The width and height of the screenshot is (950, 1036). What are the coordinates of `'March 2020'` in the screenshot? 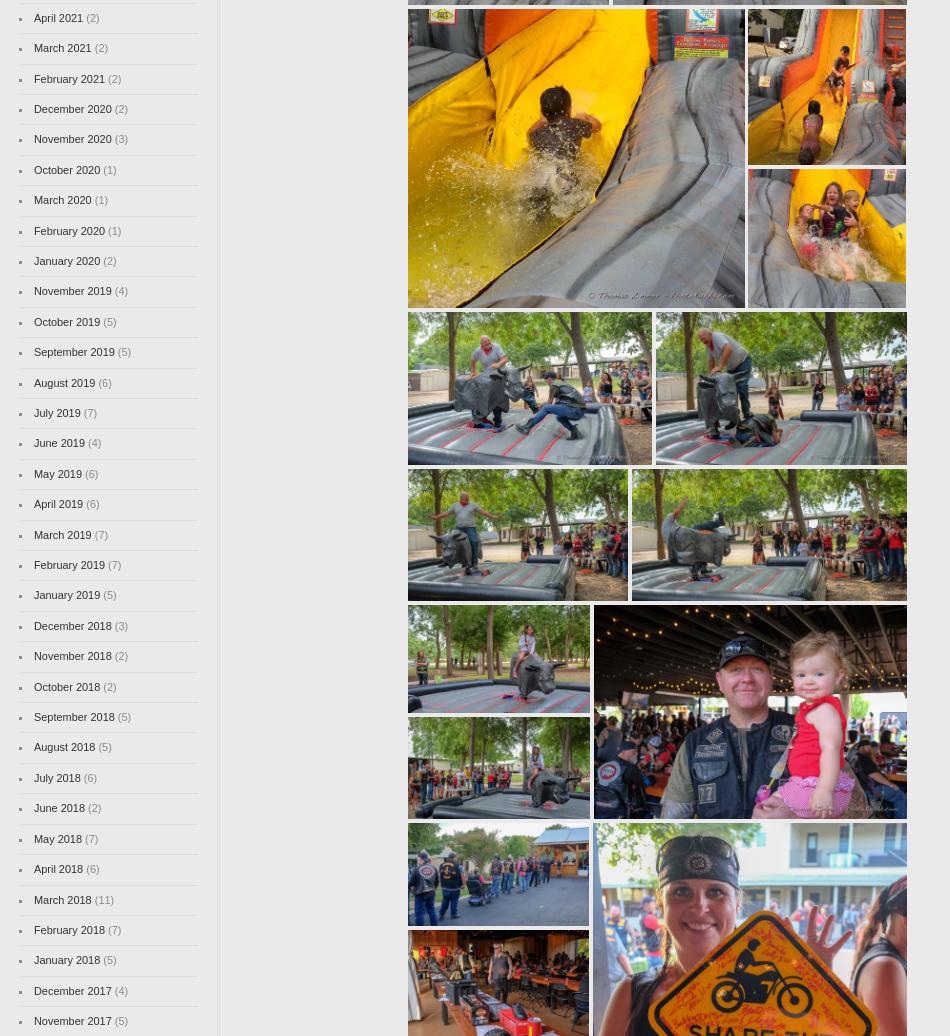 It's located at (62, 200).